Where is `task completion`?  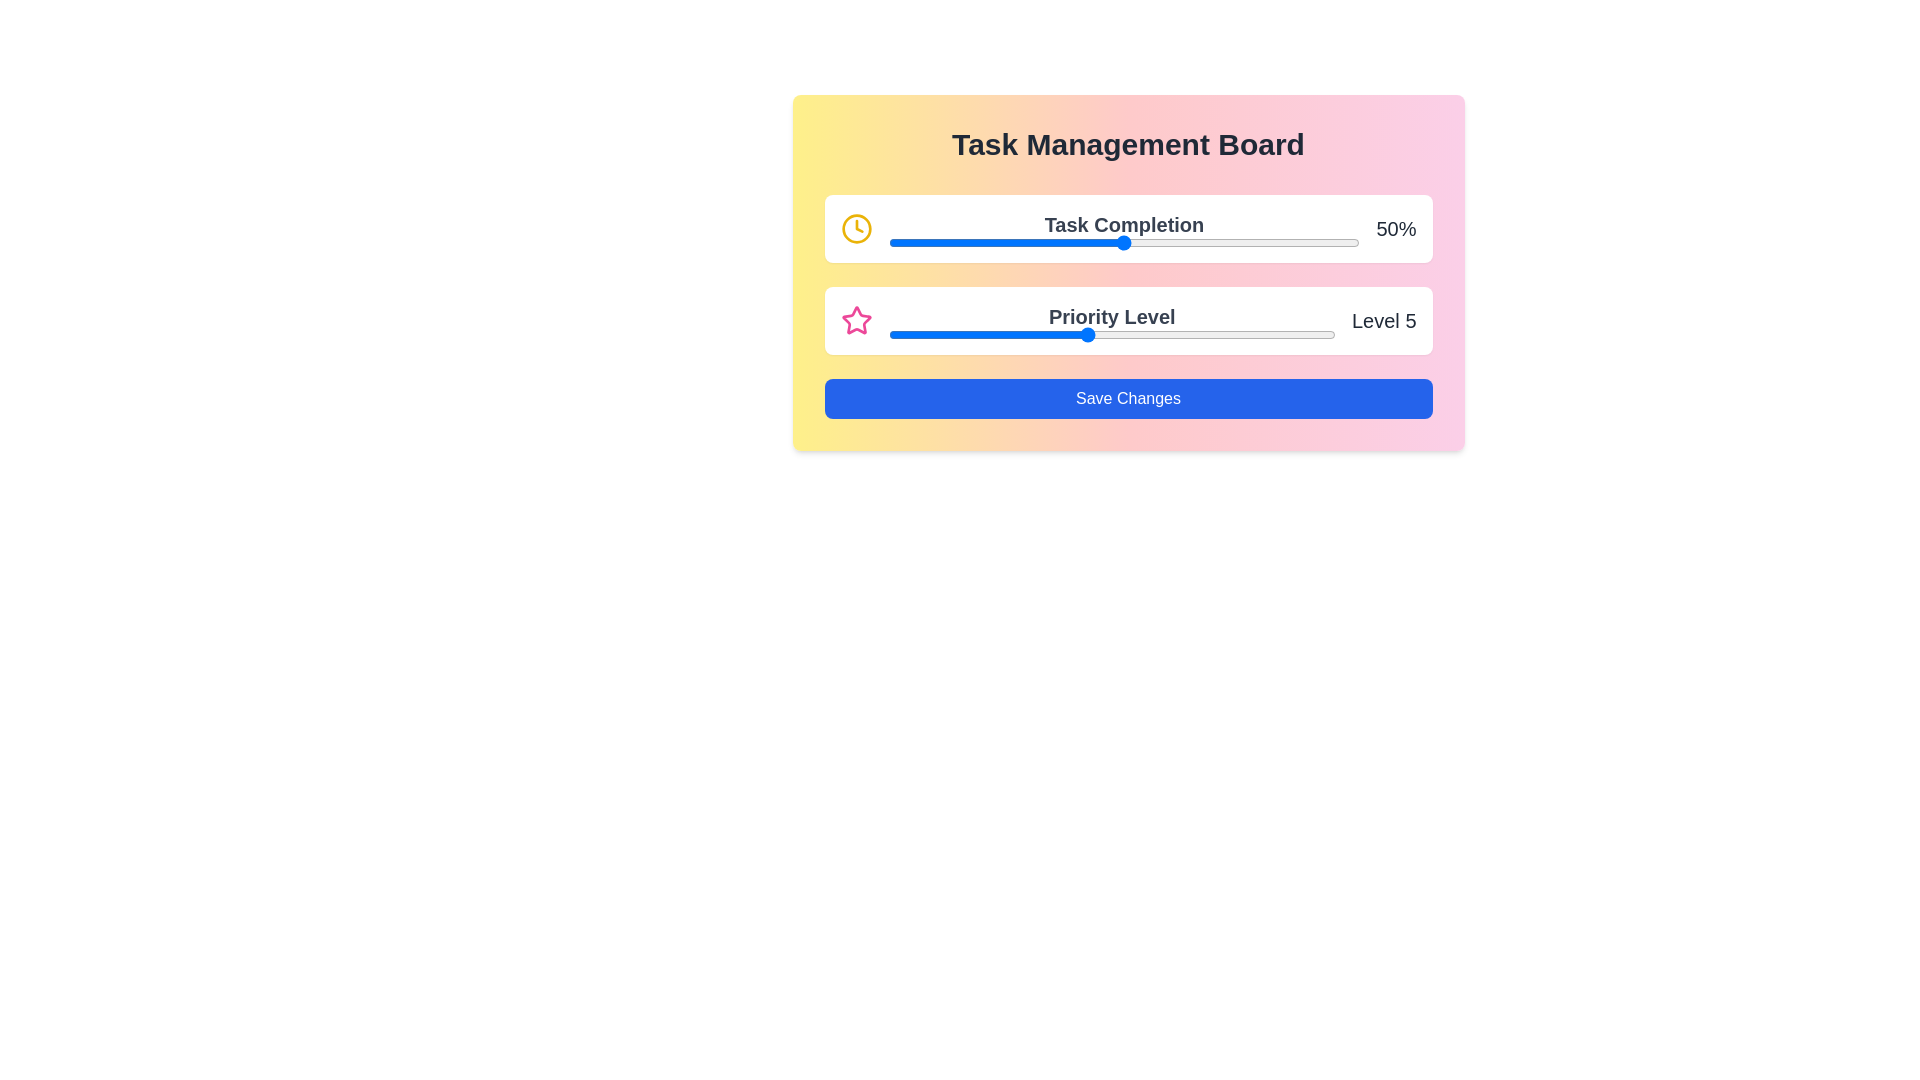 task completion is located at coordinates (1052, 238).